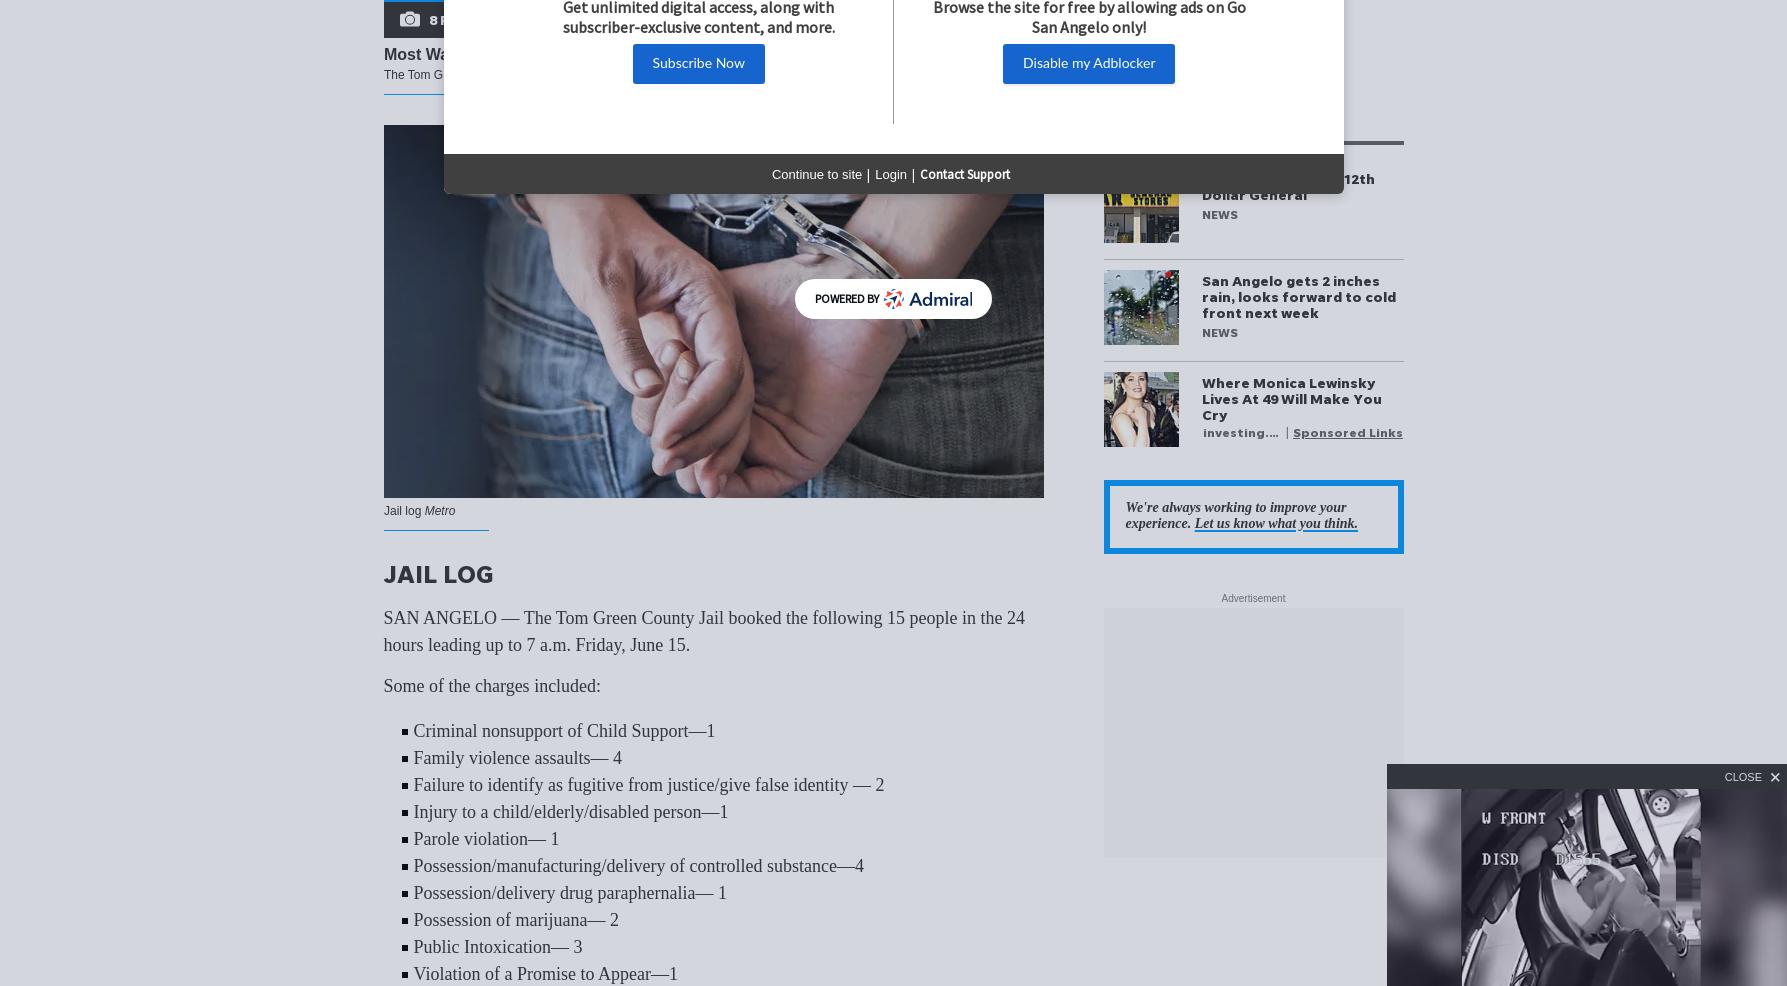  What do you see at coordinates (874, 172) in the screenshot?
I see `'Login'` at bounding box center [874, 172].